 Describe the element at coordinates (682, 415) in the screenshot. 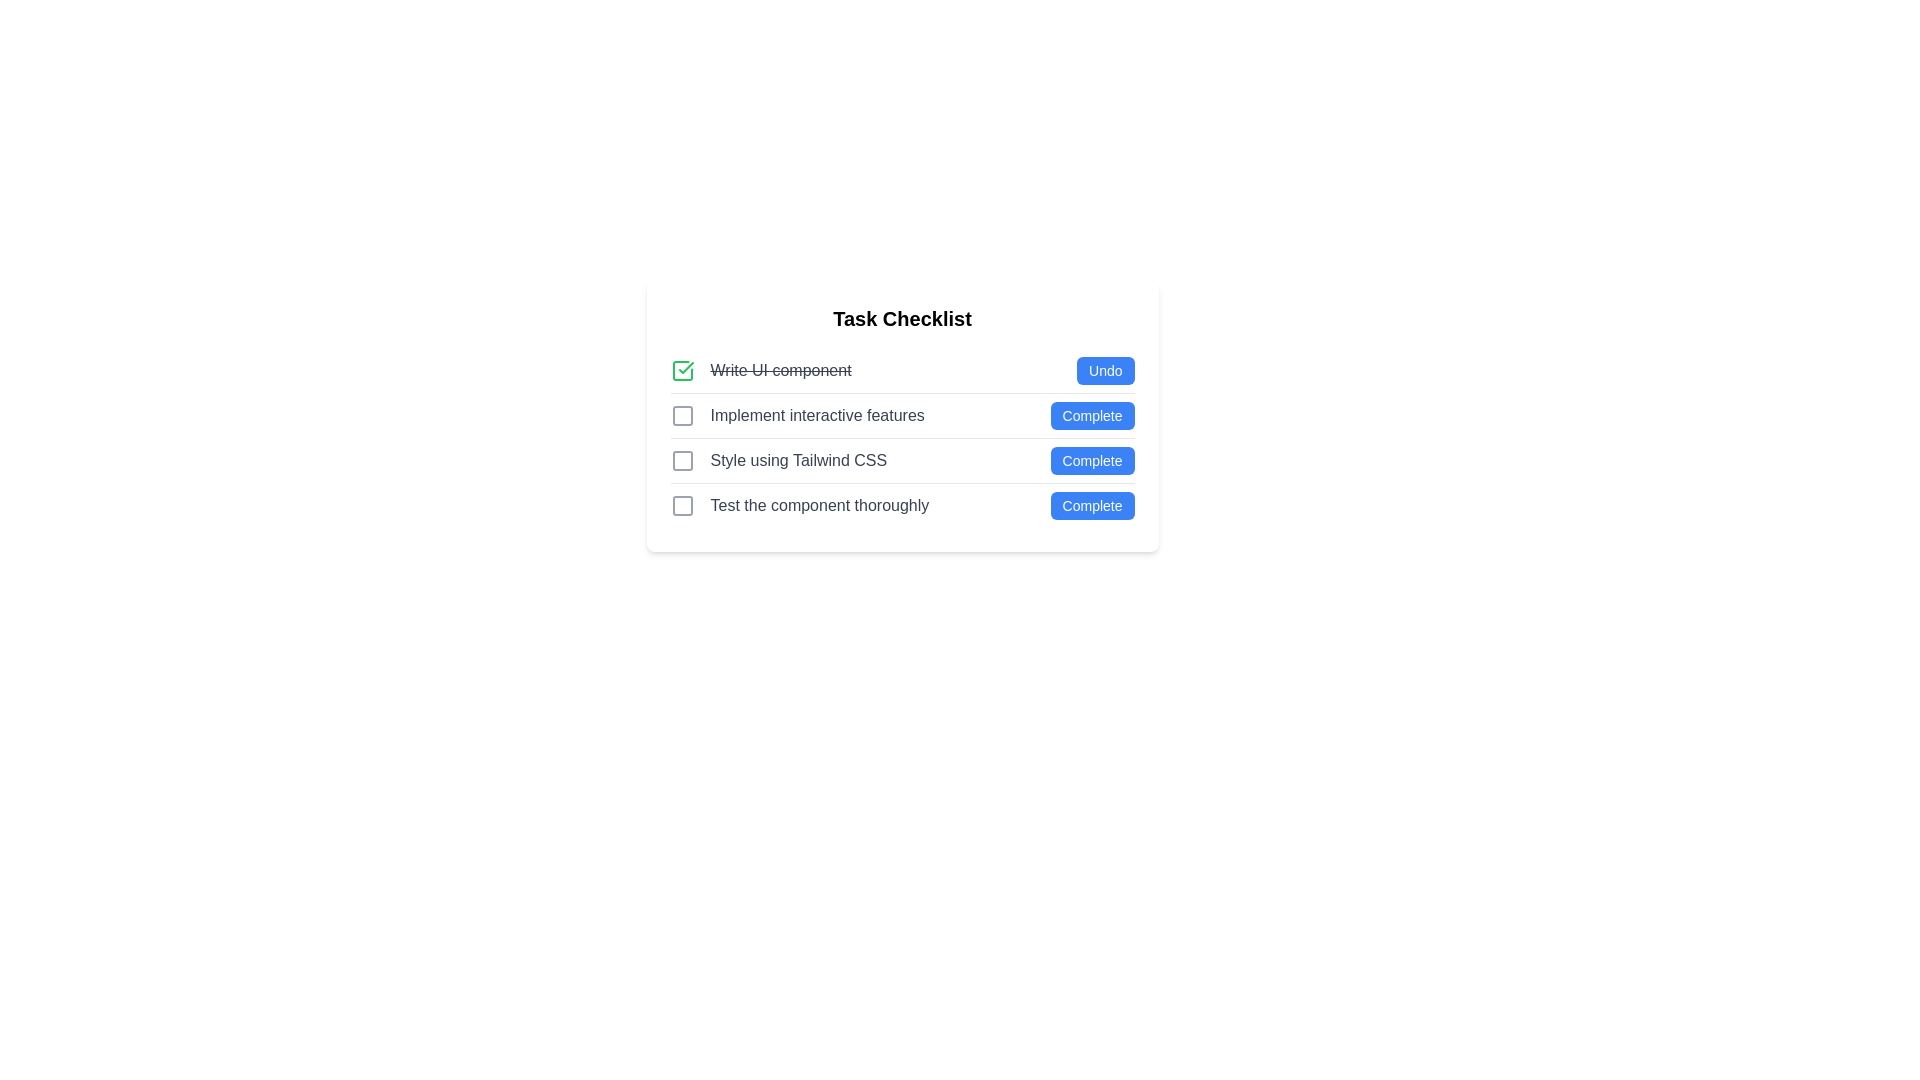

I see `the interactive checkbox located to the left of the text 'Implement interactive features' to provide visual feedback` at that location.